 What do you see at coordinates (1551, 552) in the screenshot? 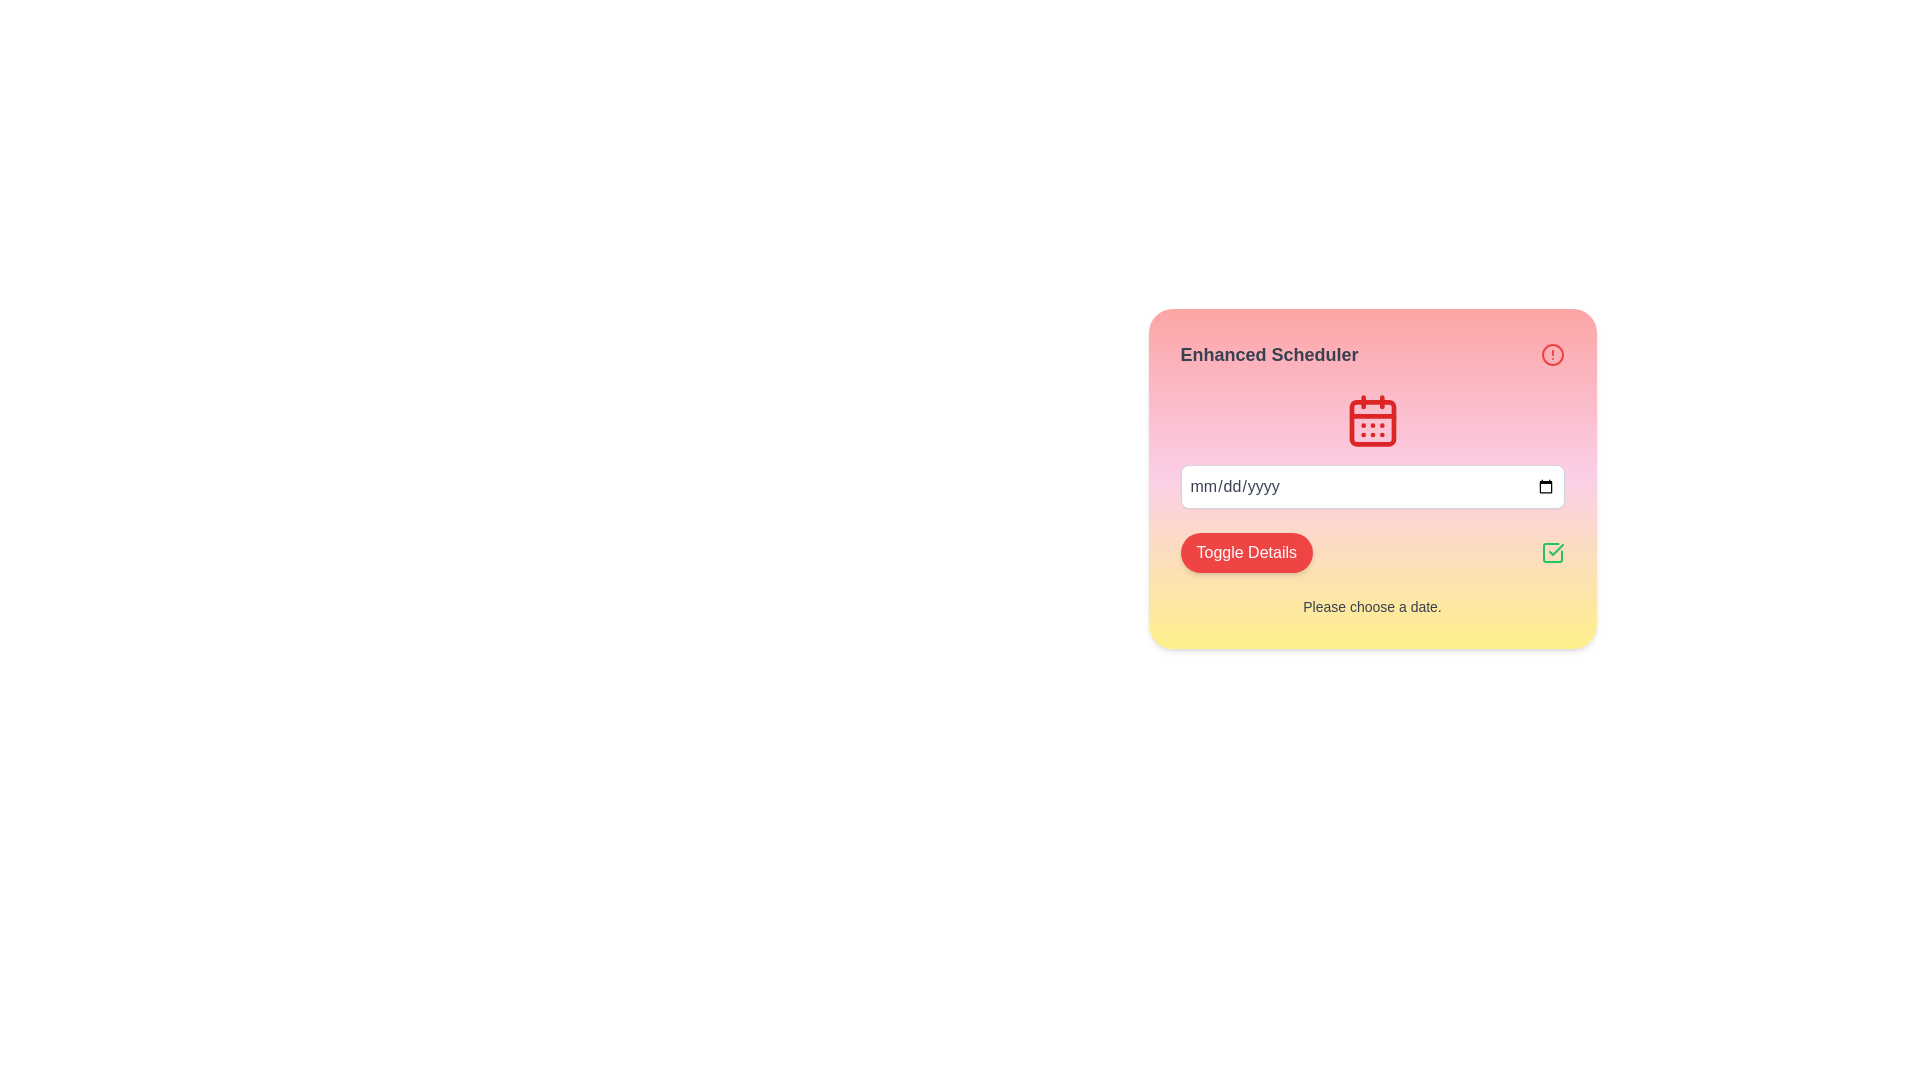
I see `the square icon with rounded corners containing a green checkmark, located at the bottom-right corner of the UI card, below the 'Toggle Details' button` at bounding box center [1551, 552].